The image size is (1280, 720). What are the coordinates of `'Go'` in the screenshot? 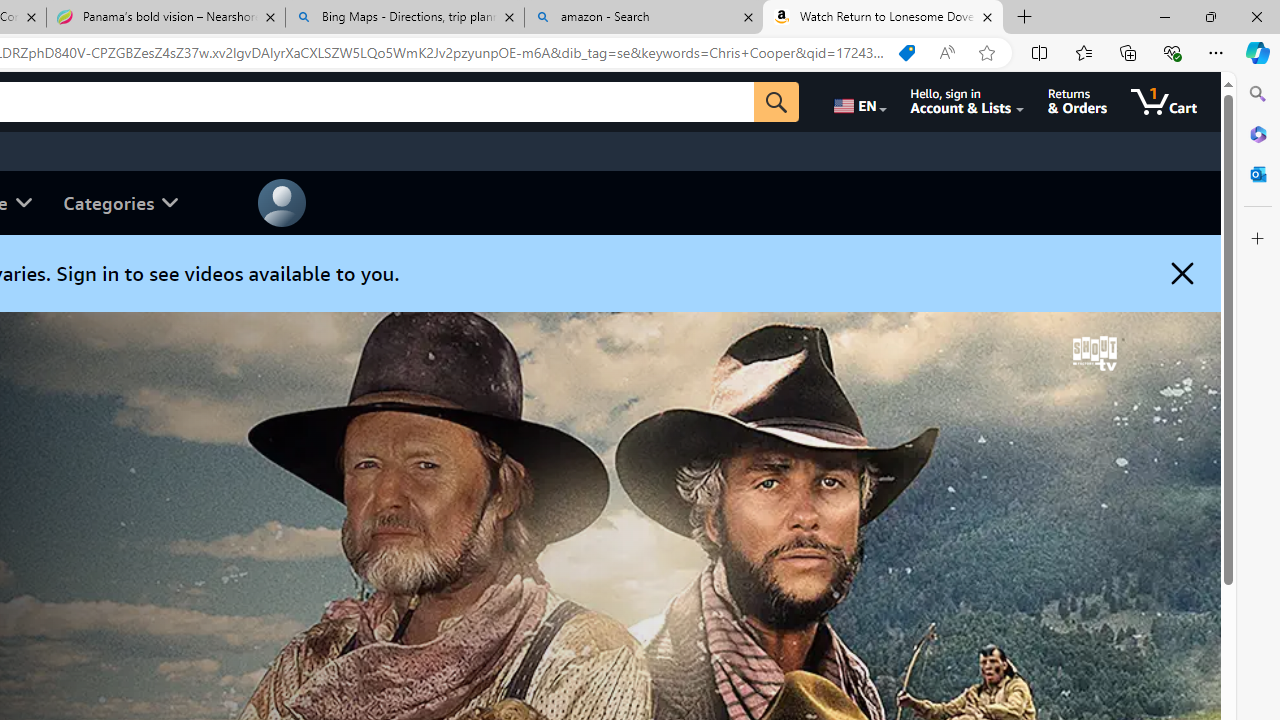 It's located at (775, 101).